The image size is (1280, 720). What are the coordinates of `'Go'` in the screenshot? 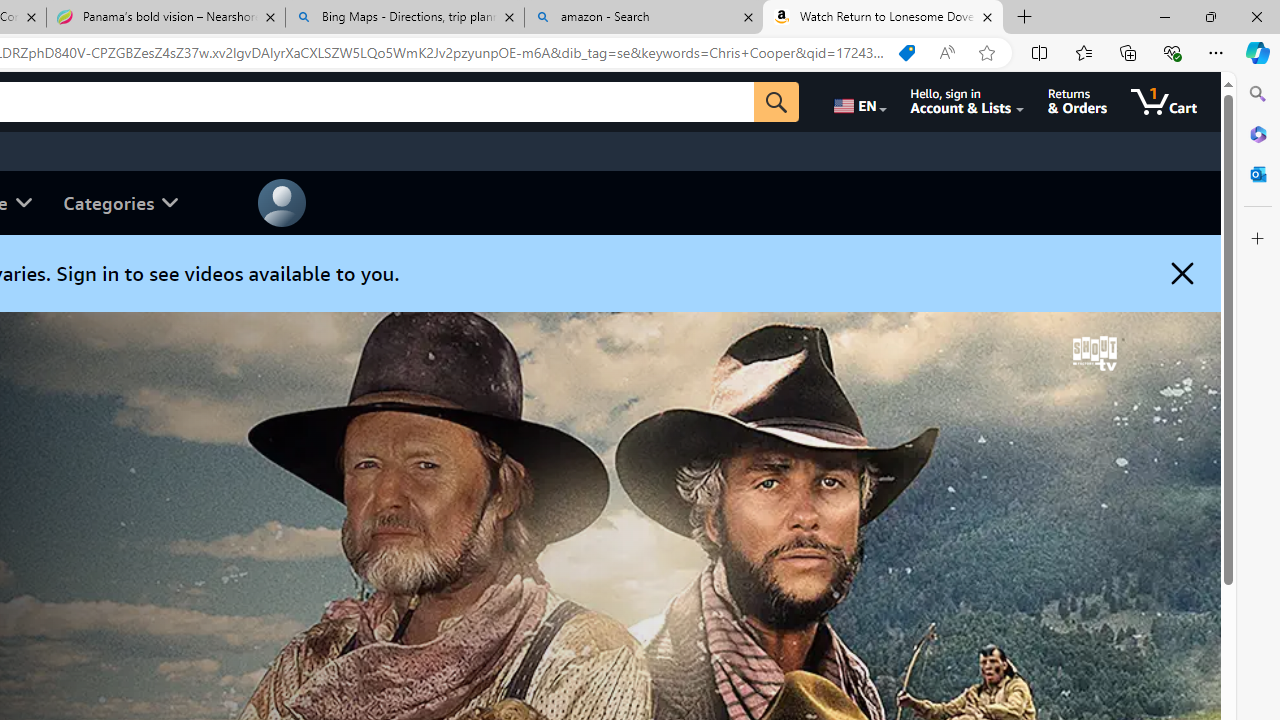 It's located at (775, 101).